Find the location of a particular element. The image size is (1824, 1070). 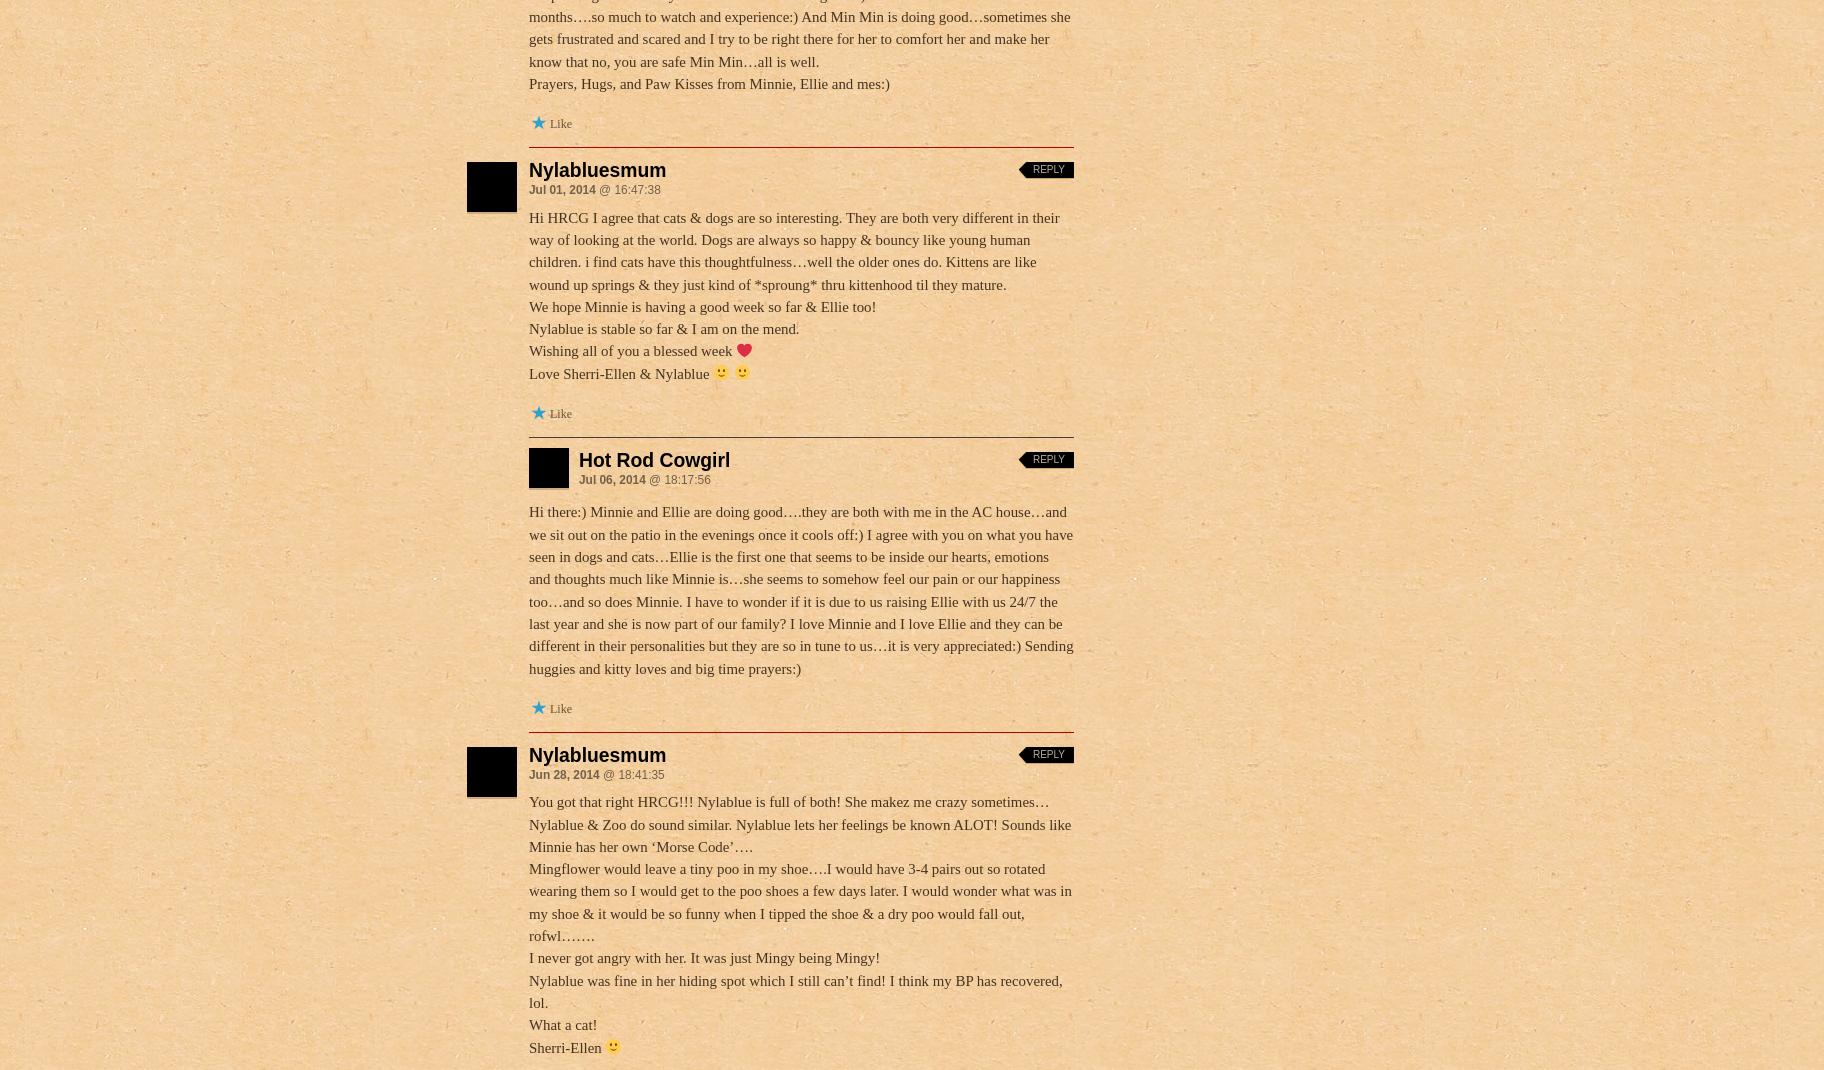

'I never got angry with her. It was just Mingy being Mingy!' is located at coordinates (704, 956).